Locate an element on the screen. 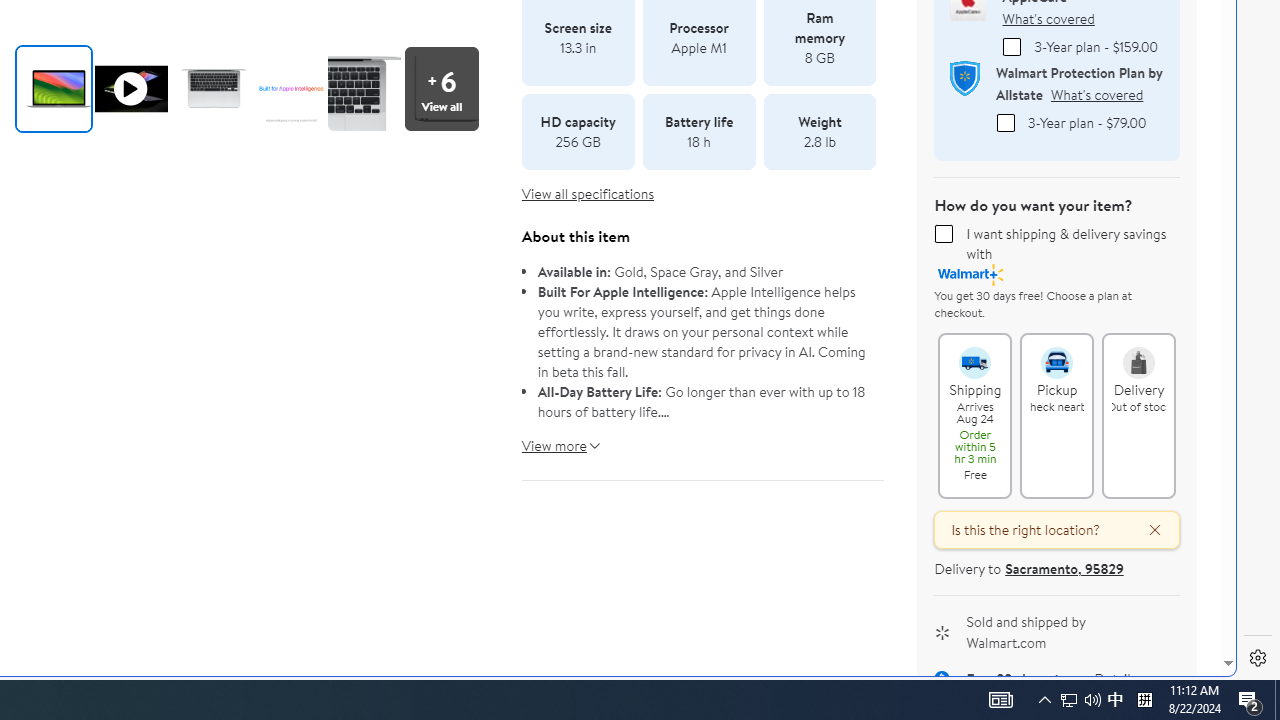  'Delivery Out of stock Delivery Out of stock' is located at coordinates (1139, 414).